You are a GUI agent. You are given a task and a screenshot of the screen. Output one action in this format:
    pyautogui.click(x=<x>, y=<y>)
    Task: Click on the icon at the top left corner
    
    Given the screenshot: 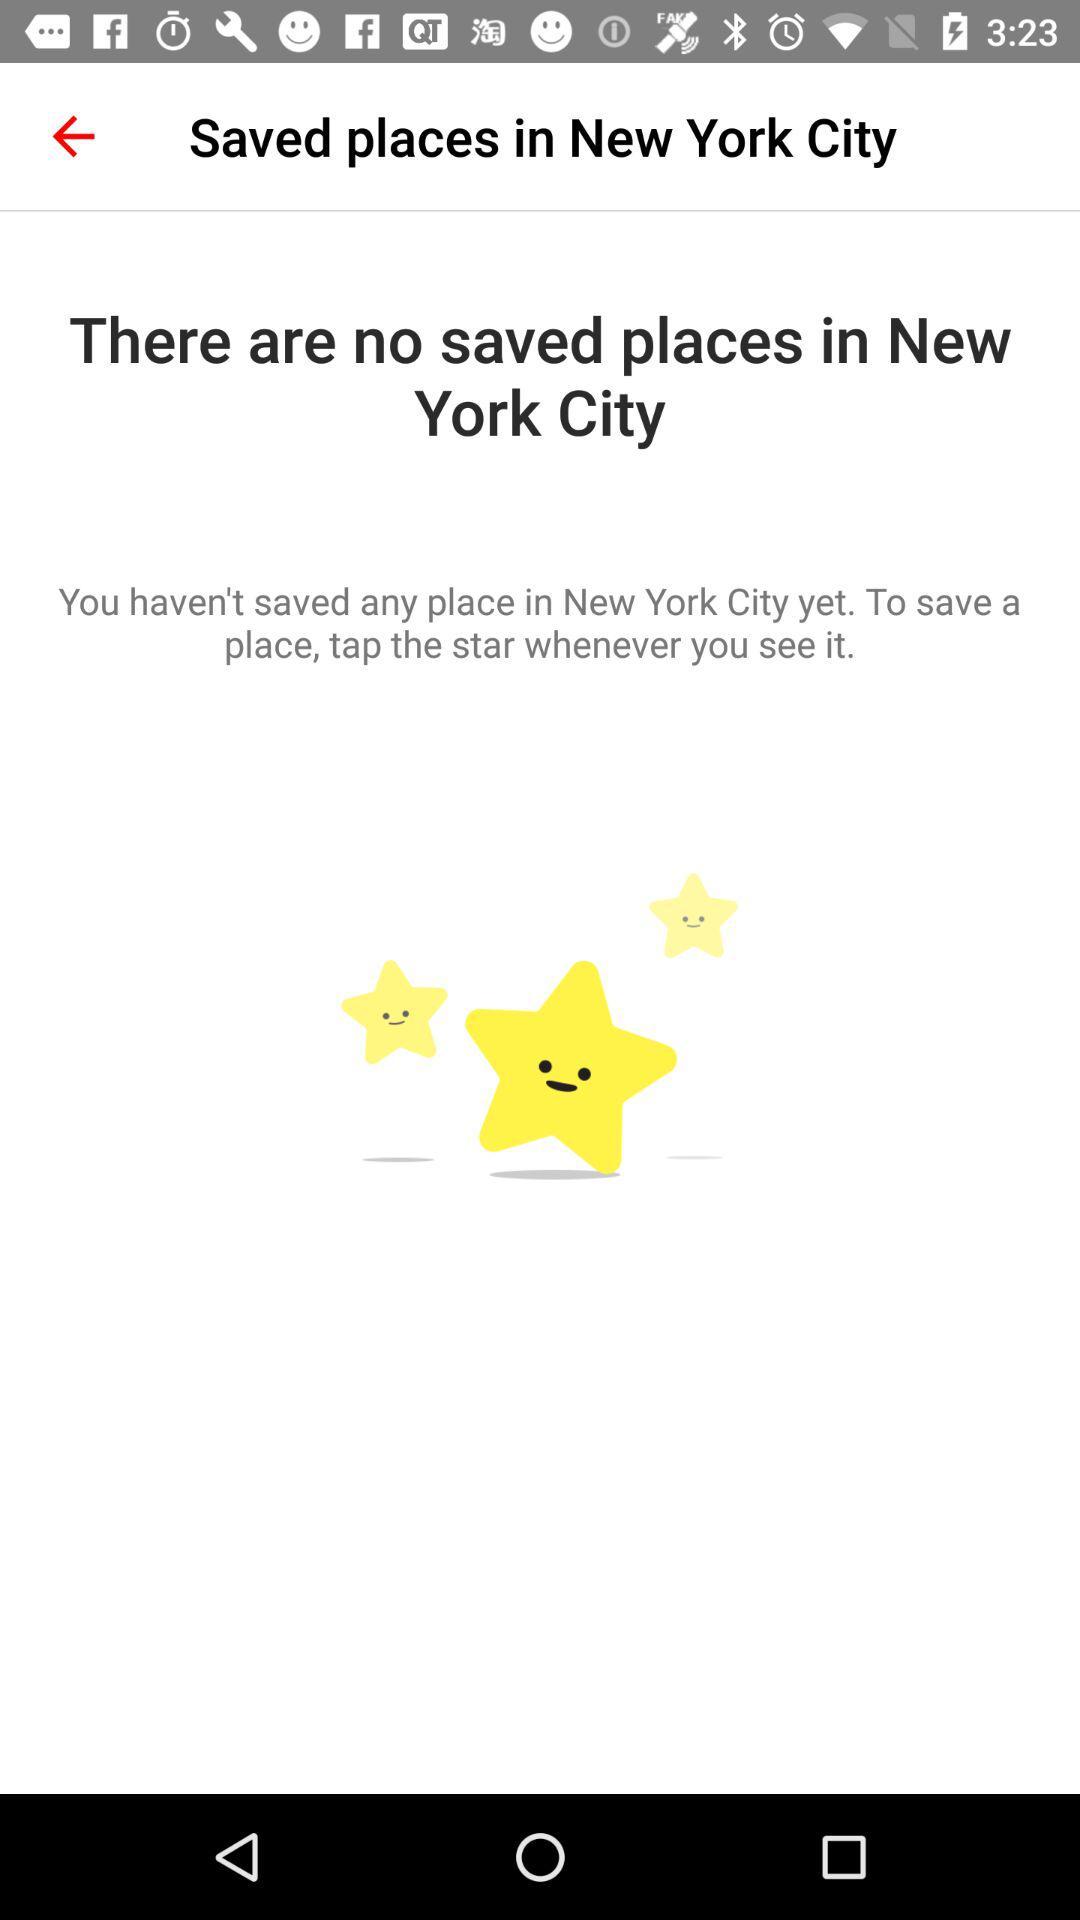 What is the action you would take?
    pyautogui.click(x=72, y=135)
    